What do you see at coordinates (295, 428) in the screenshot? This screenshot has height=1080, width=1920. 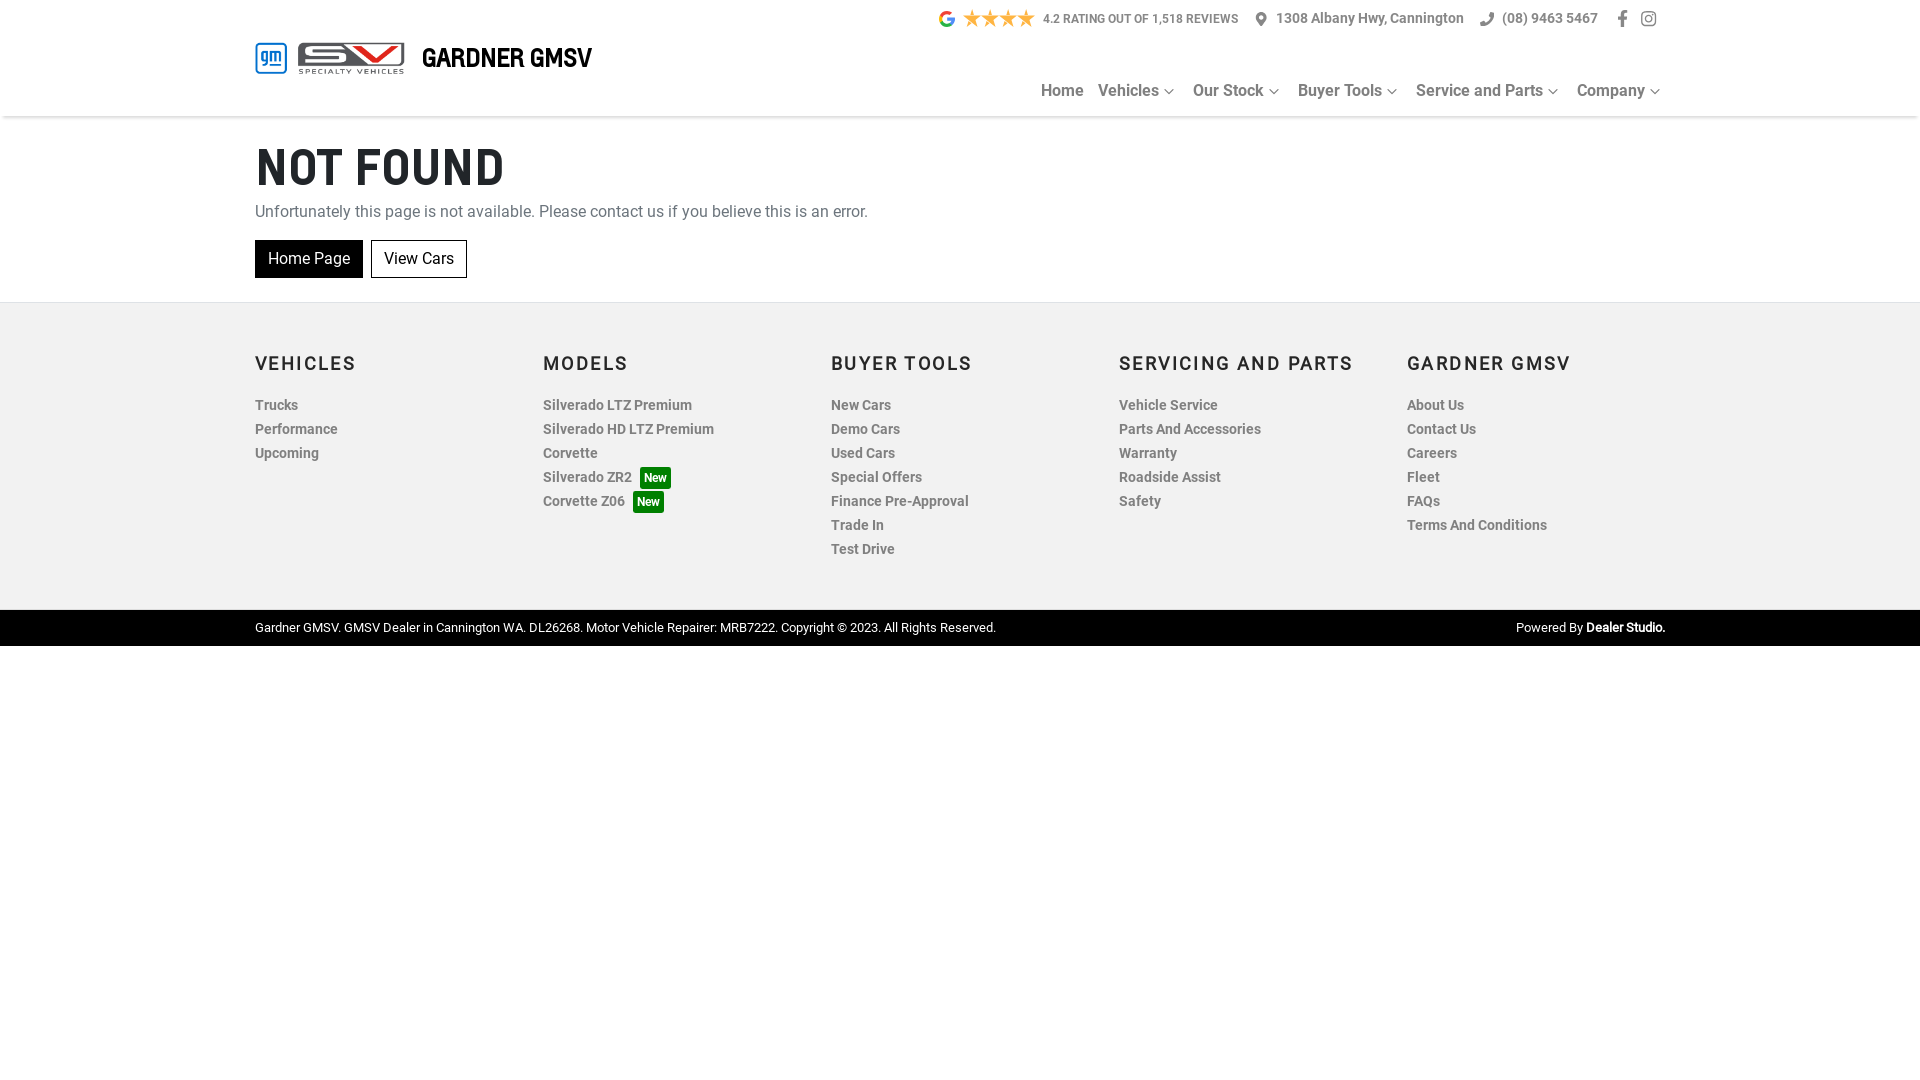 I see `'Performance'` at bounding box center [295, 428].